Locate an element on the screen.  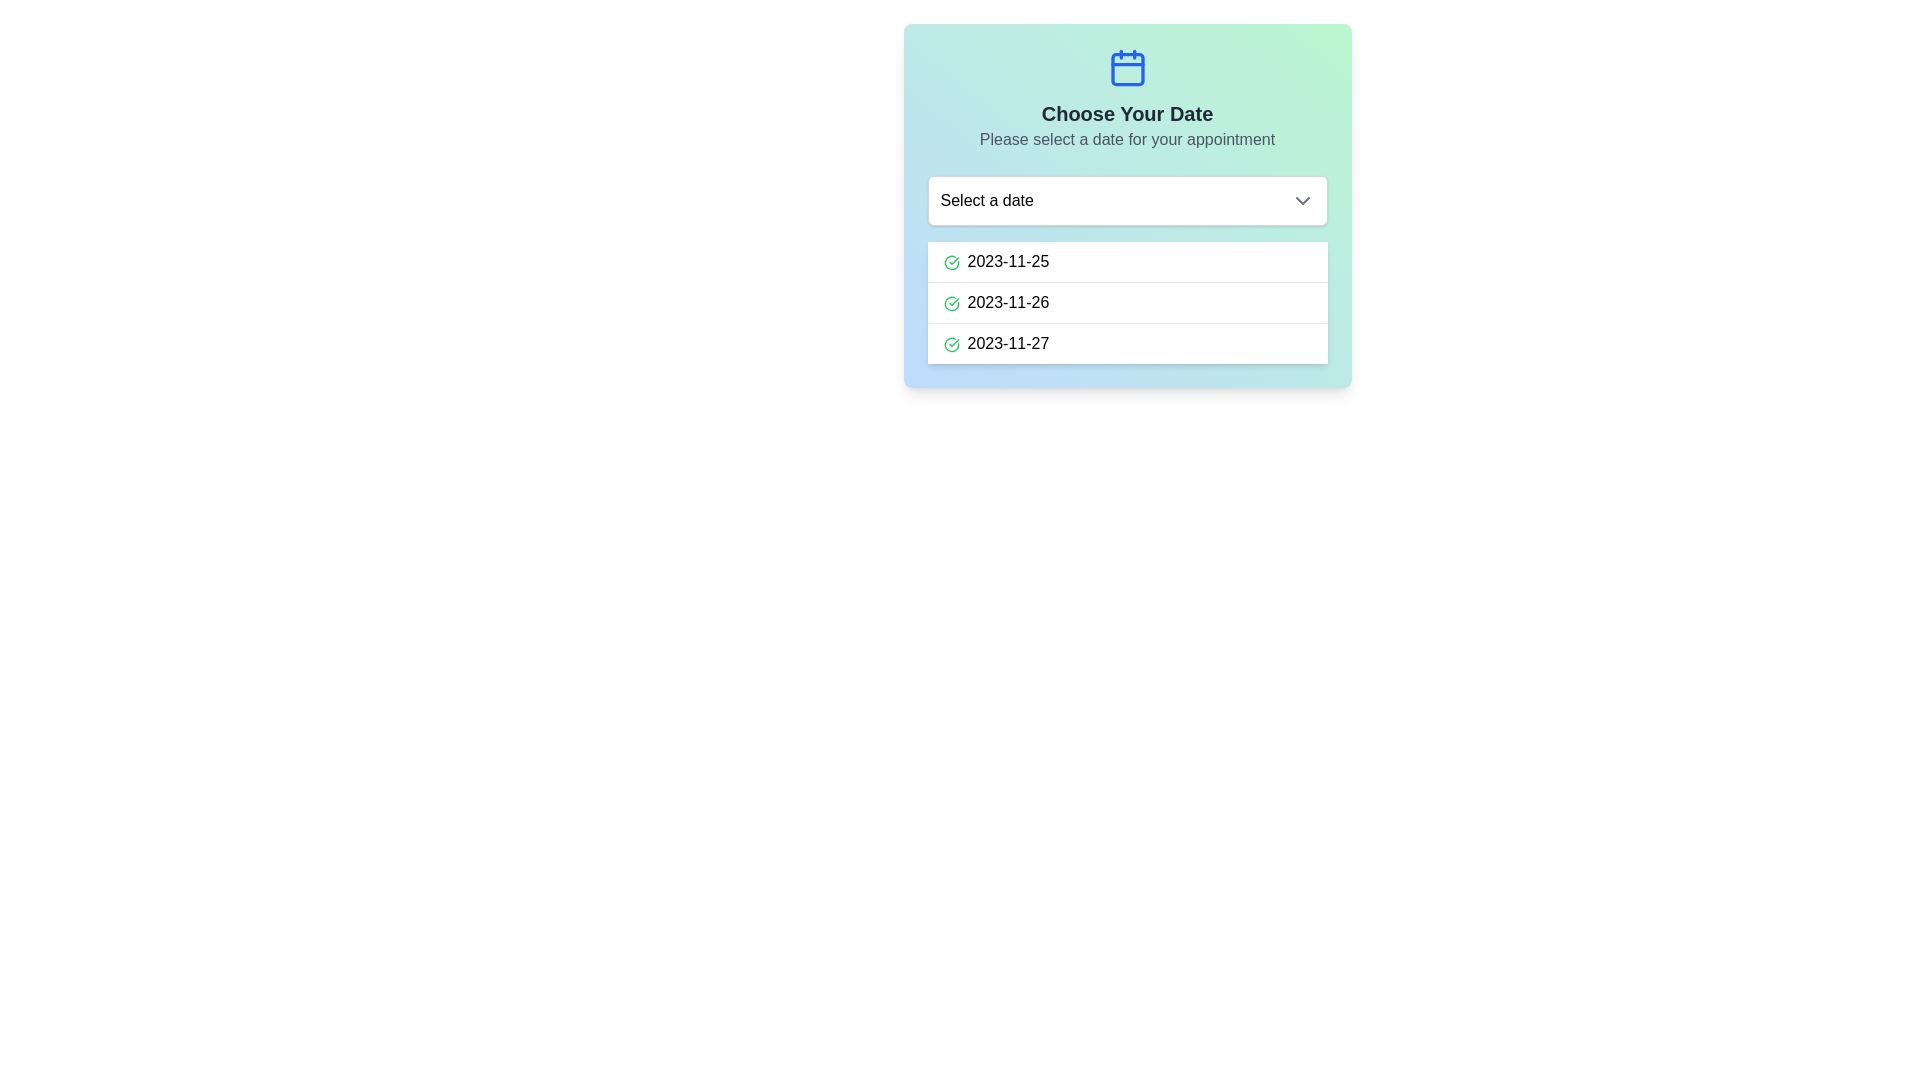
the selectable option for the date '2023-11-26' in the date selection dropdown is located at coordinates (1127, 302).